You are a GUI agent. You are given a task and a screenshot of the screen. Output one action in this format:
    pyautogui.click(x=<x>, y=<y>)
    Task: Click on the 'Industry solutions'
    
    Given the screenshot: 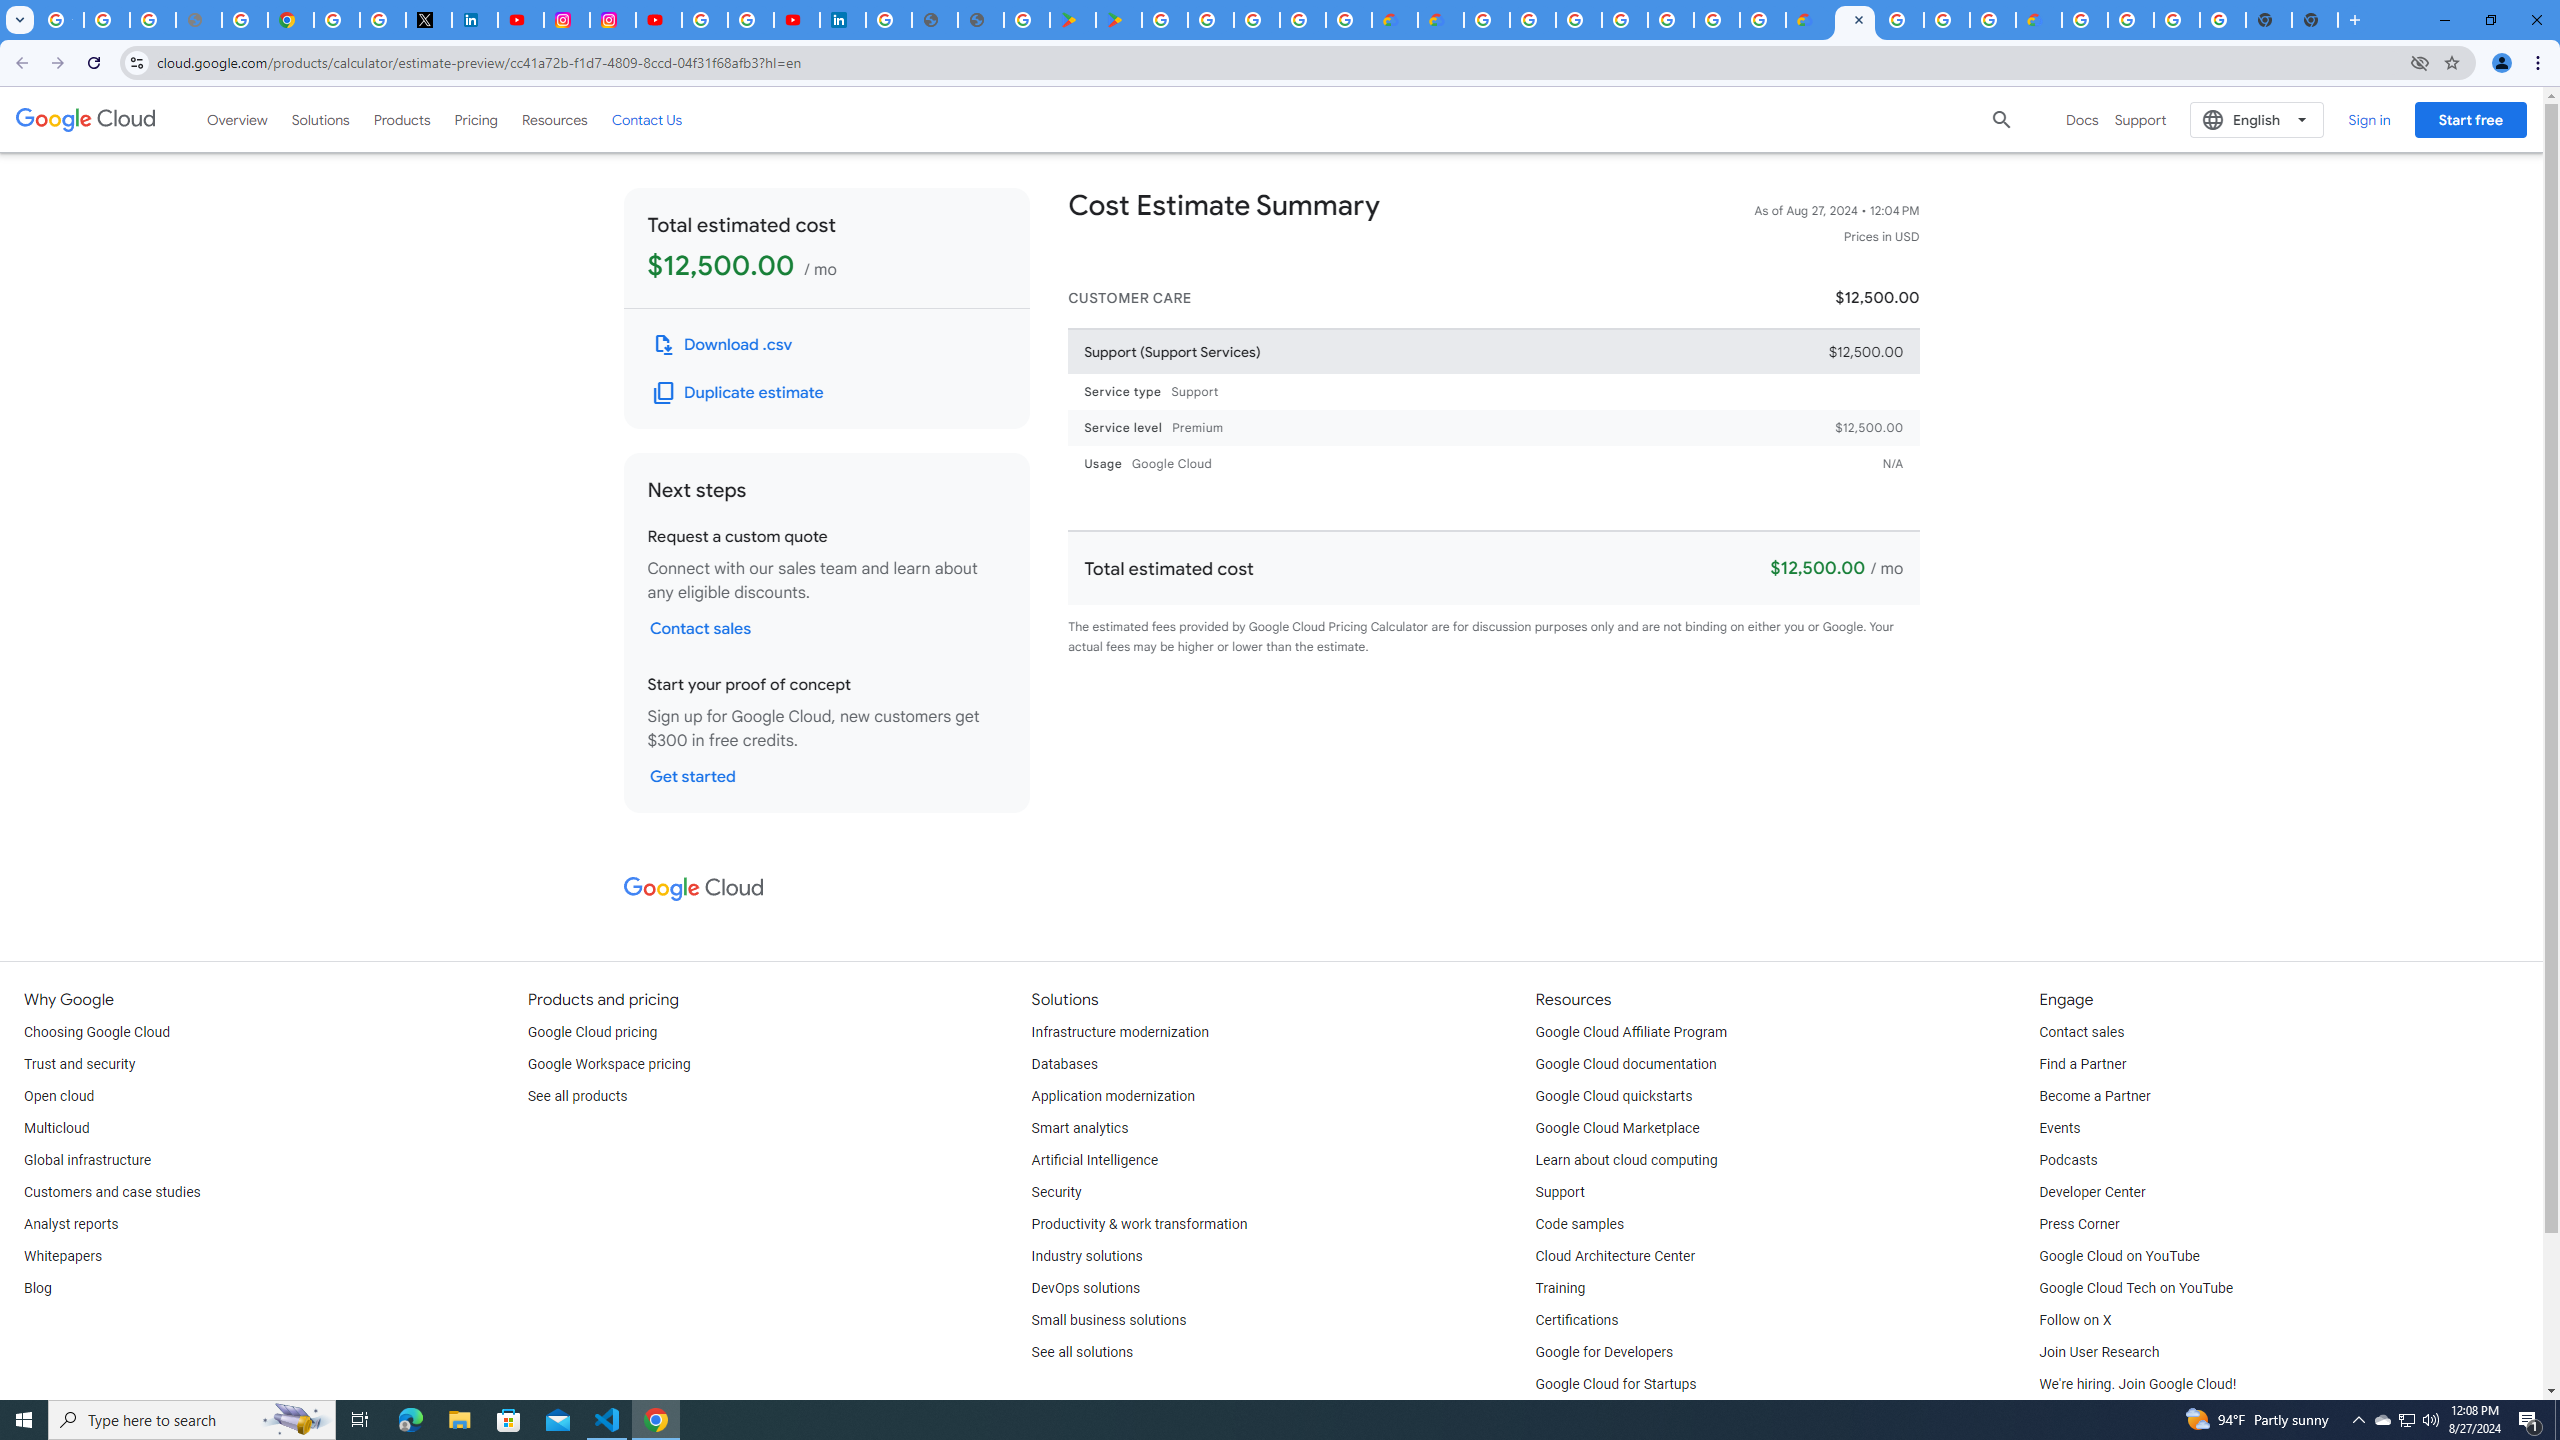 What is the action you would take?
    pyautogui.click(x=1085, y=1256)
    